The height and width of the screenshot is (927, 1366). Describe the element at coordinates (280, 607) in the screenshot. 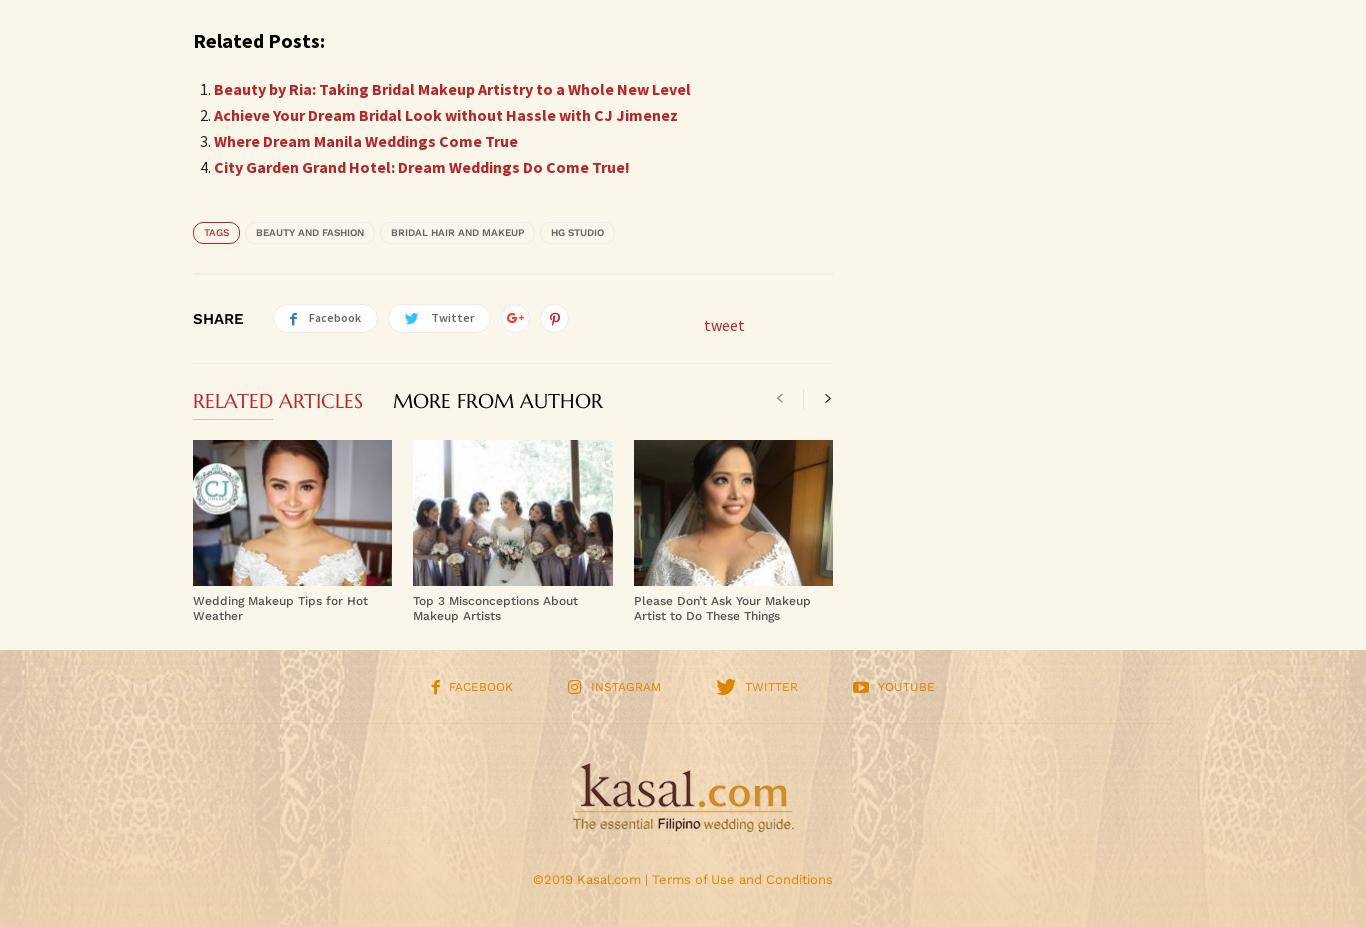

I see `'Wedding Makeup Tips for Hot Weather'` at that location.